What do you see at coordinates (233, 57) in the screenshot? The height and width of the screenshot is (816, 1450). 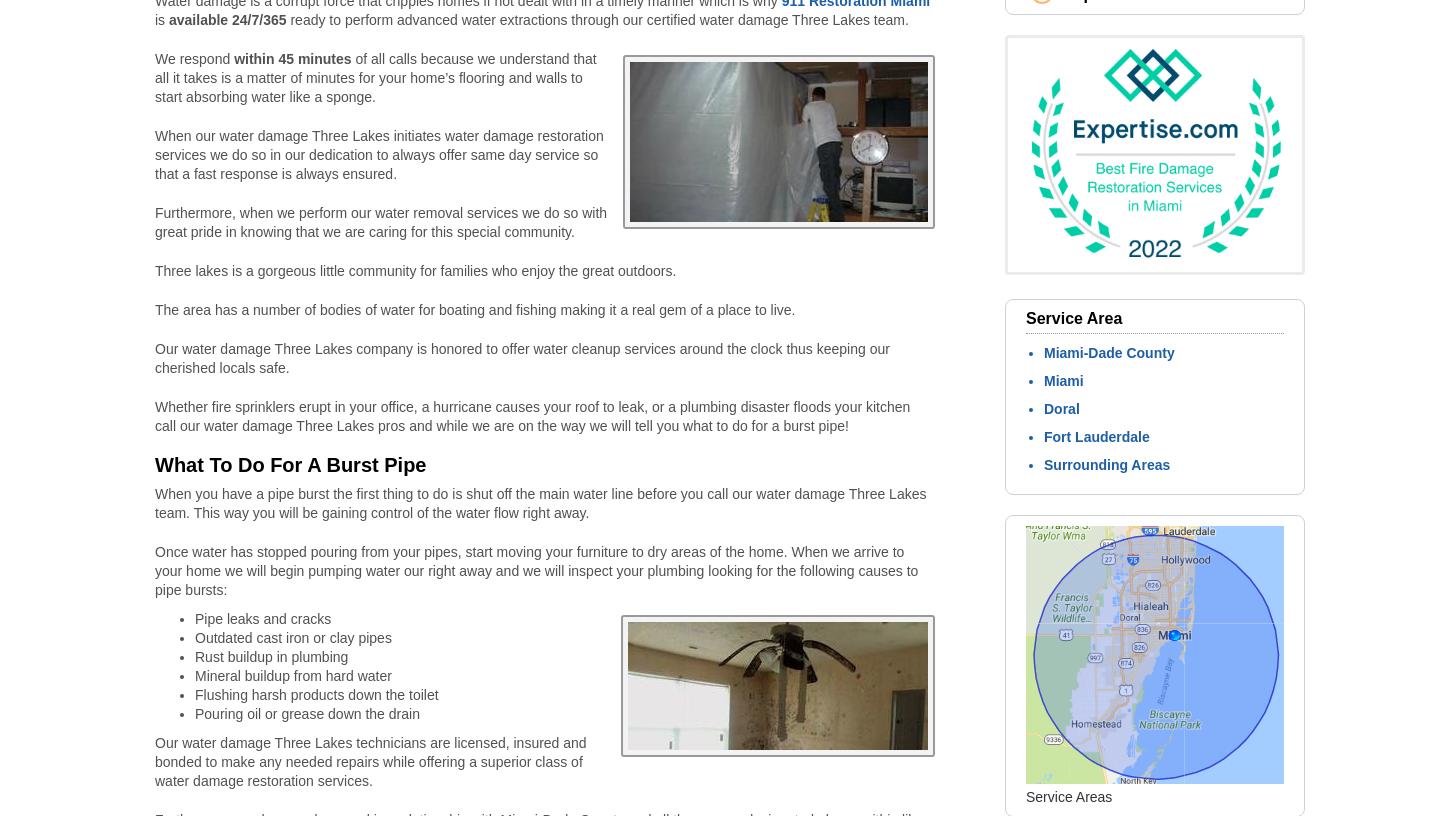 I see `'within 45 minutes'` at bounding box center [233, 57].